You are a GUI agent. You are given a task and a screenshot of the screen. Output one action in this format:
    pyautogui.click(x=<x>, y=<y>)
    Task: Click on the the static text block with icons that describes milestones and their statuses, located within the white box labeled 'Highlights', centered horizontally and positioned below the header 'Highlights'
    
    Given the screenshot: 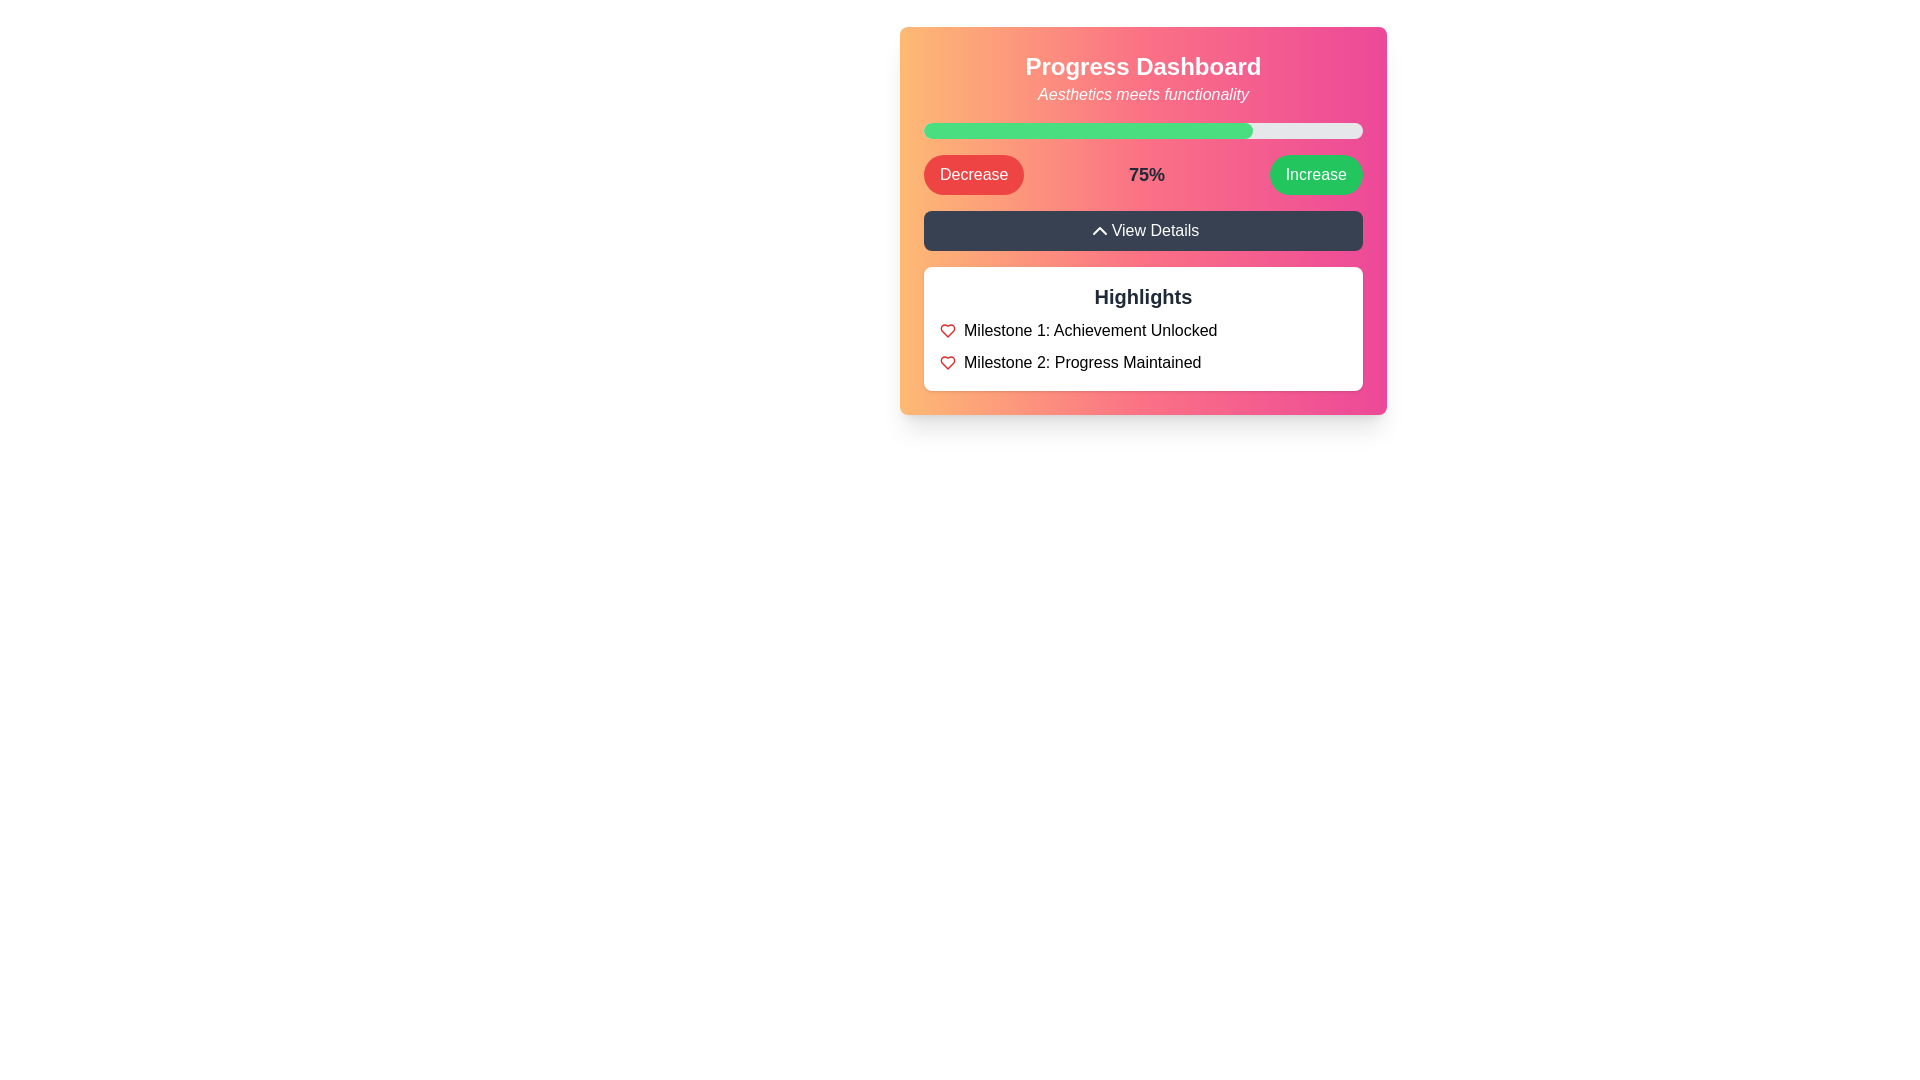 What is the action you would take?
    pyautogui.click(x=1143, y=346)
    